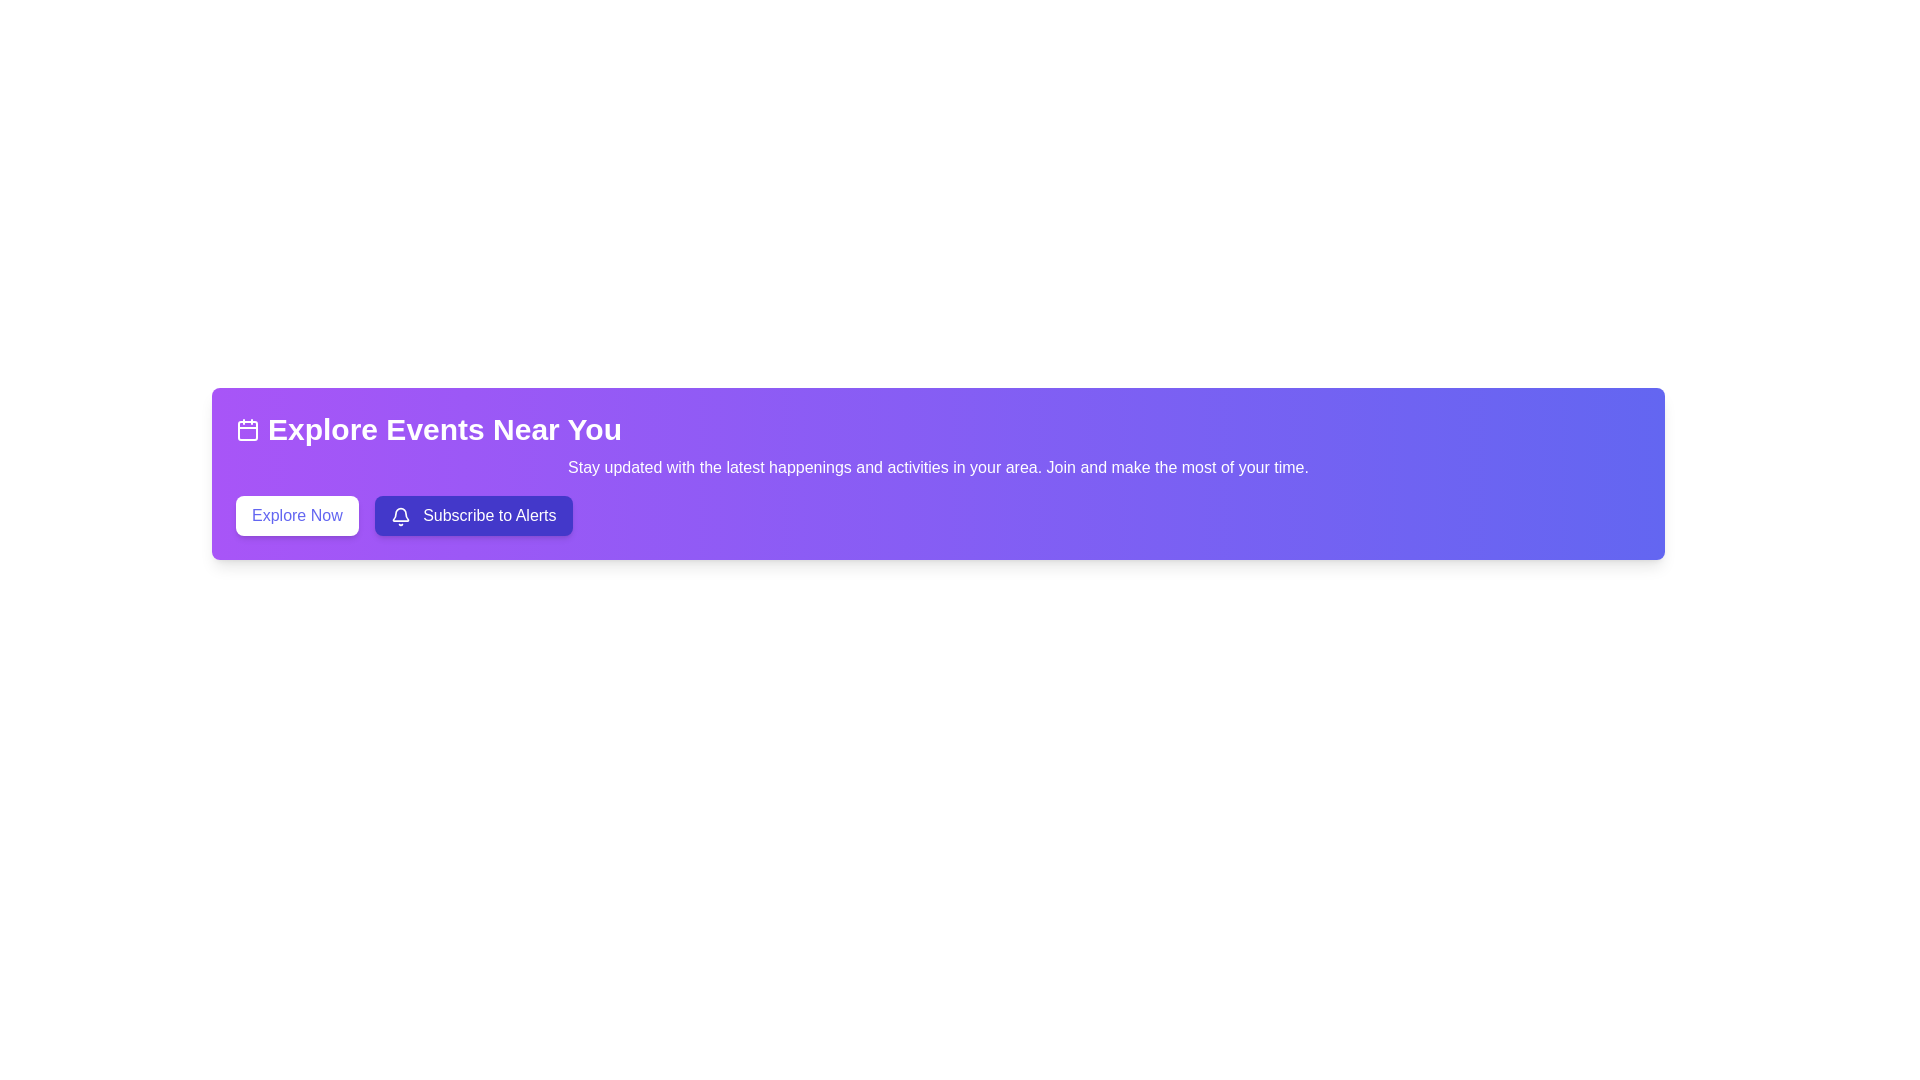 The height and width of the screenshot is (1080, 1920). Describe the element at coordinates (247, 428) in the screenshot. I see `the calendar icon located to the left of the text 'Explore Events Near You' in the header section` at that location.